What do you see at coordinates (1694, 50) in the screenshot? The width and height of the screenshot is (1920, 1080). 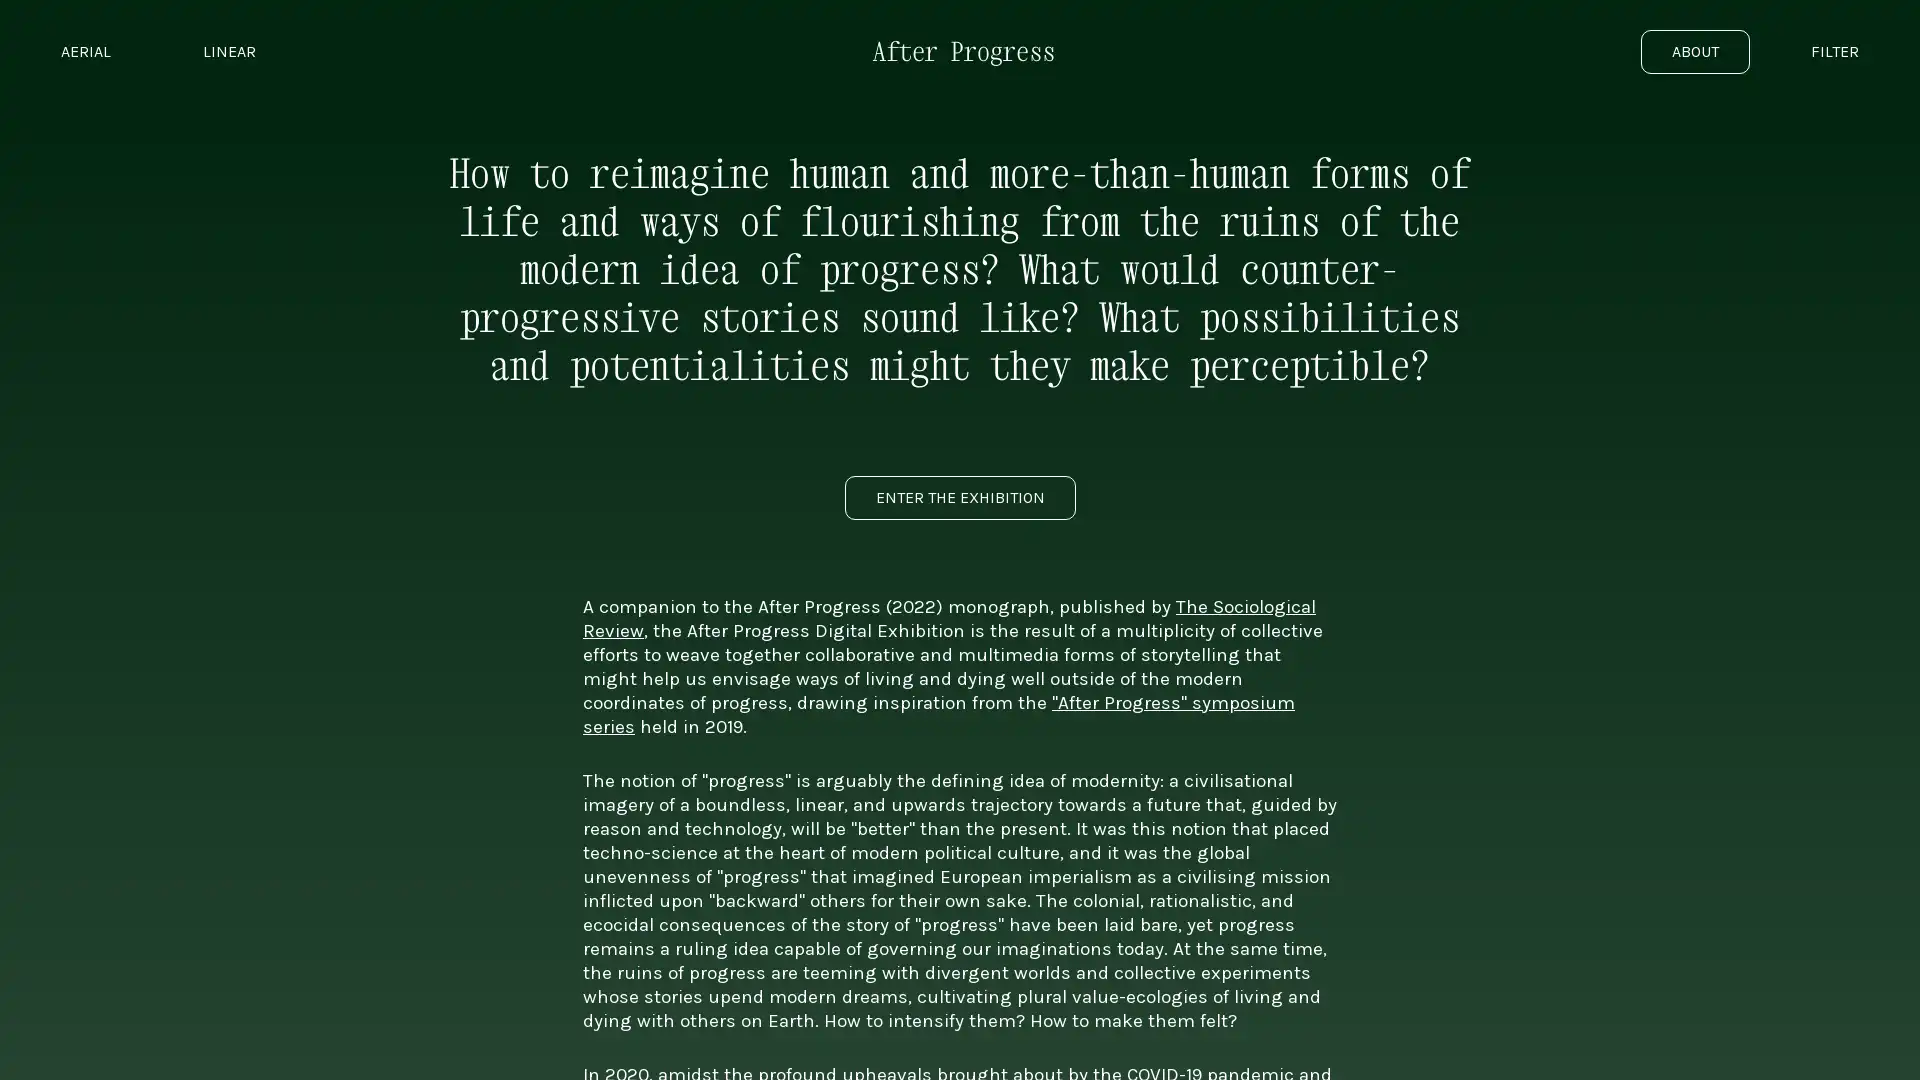 I see `ABOUT` at bounding box center [1694, 50].